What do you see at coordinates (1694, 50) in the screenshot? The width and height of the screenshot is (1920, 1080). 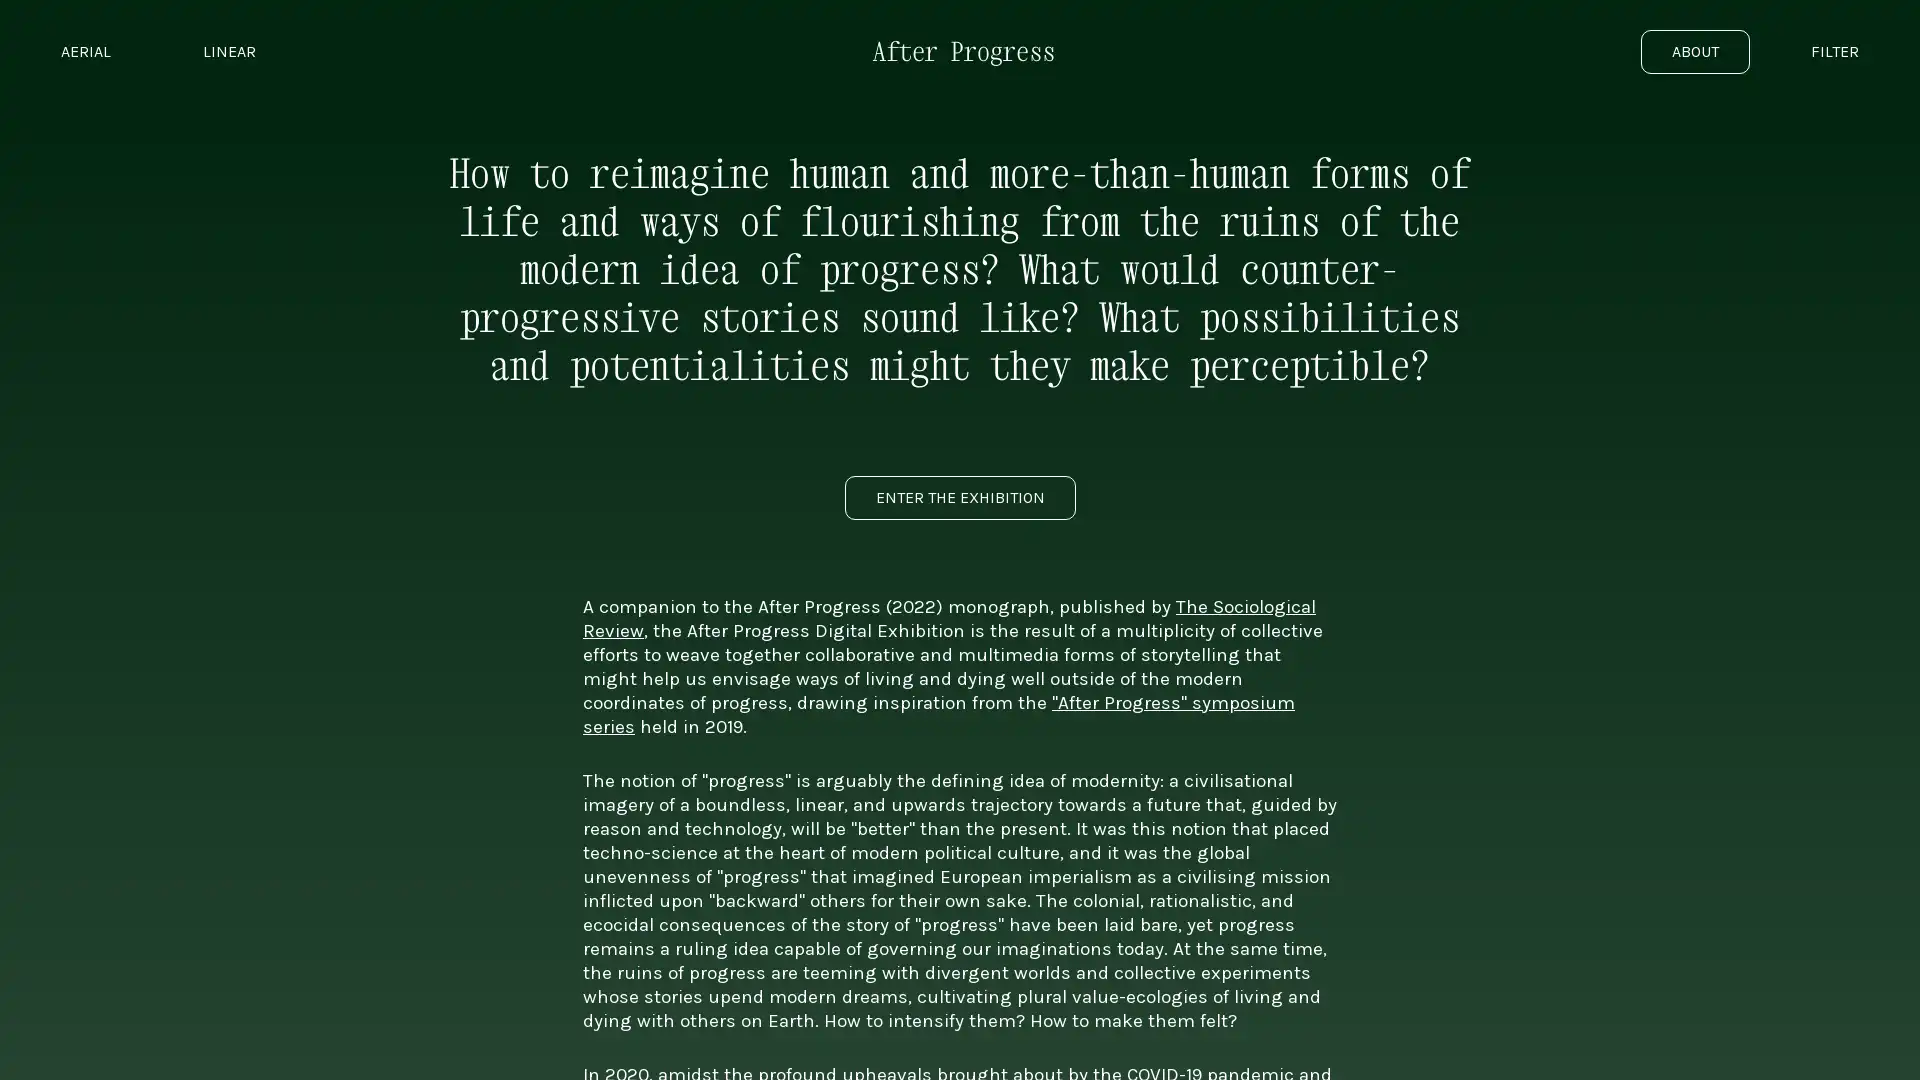 I see `ABOUT` at bounding box center [1694, 50].